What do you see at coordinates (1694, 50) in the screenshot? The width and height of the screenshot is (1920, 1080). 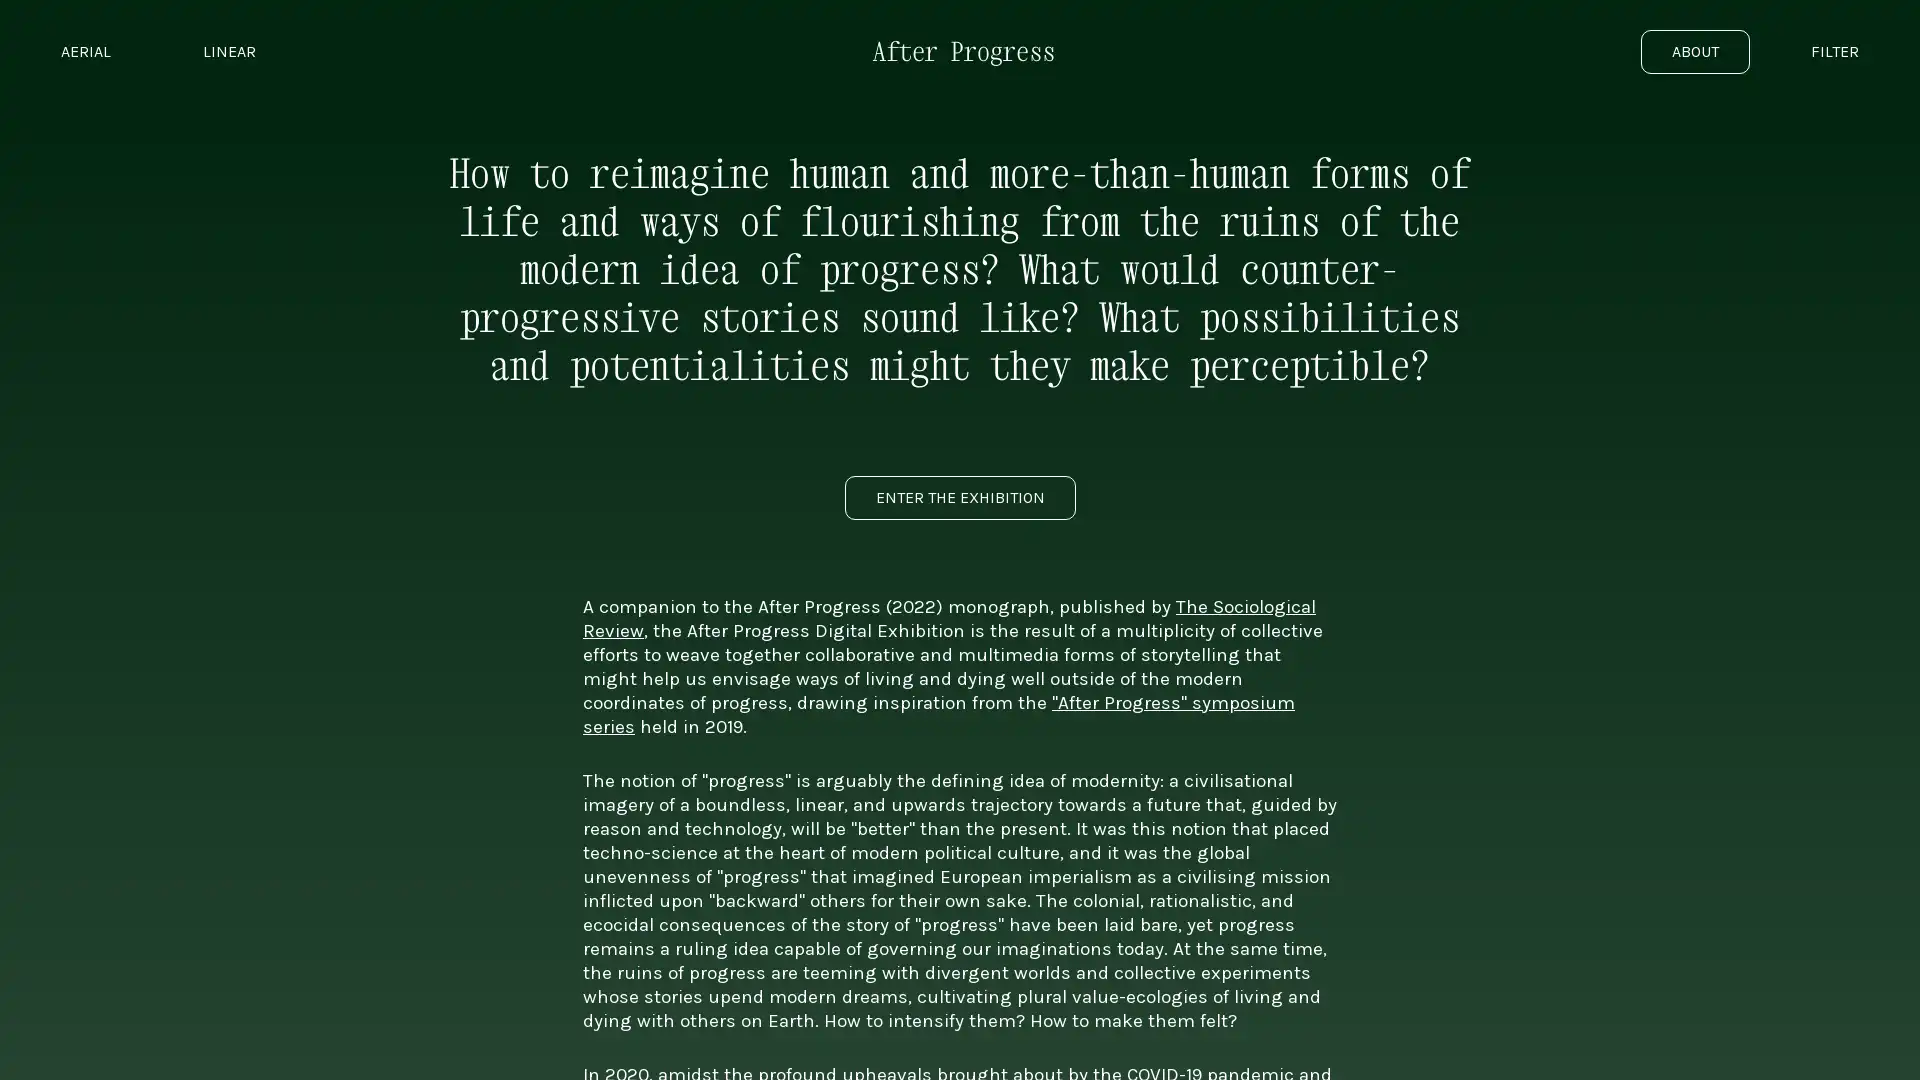 I see `ABOUT` at bounding box center [1694, 50].